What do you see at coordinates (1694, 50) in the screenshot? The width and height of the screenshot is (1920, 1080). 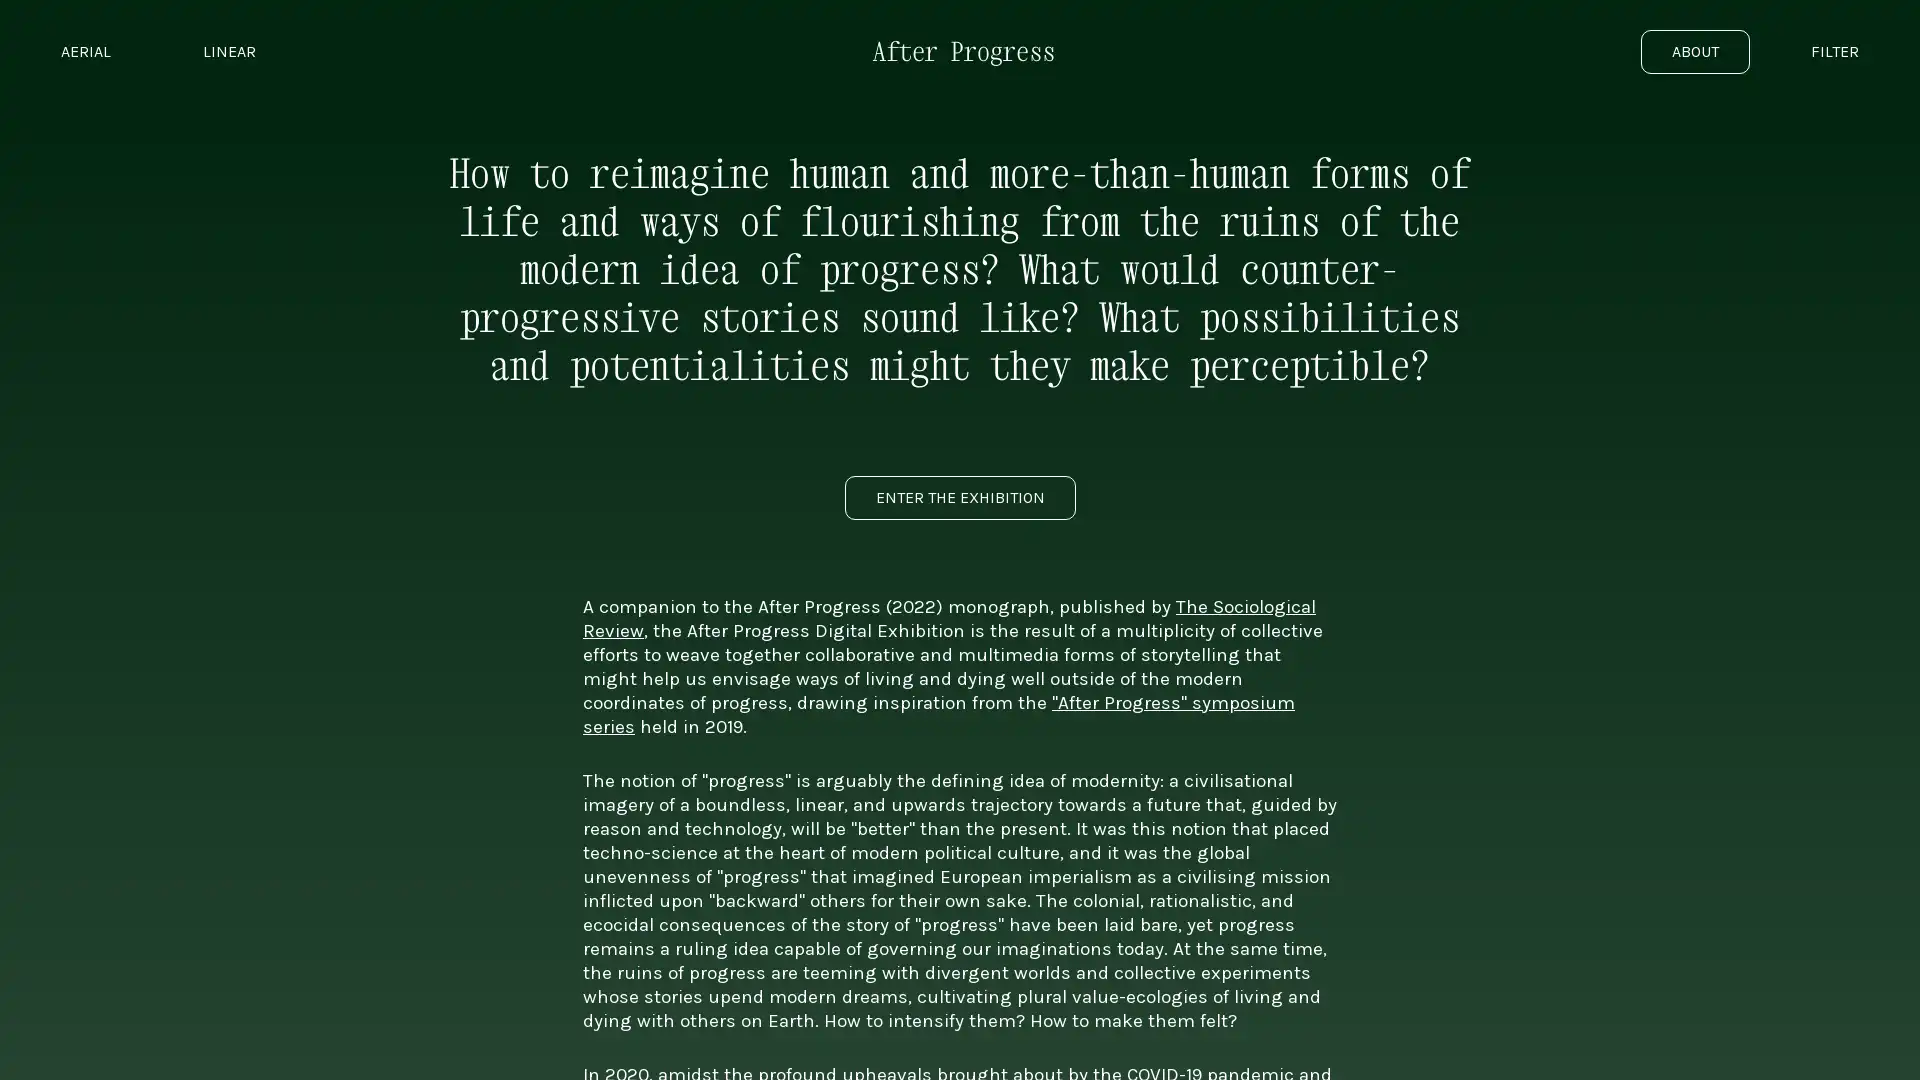 I see `ABOUT` at bounding box center [1694, 50].